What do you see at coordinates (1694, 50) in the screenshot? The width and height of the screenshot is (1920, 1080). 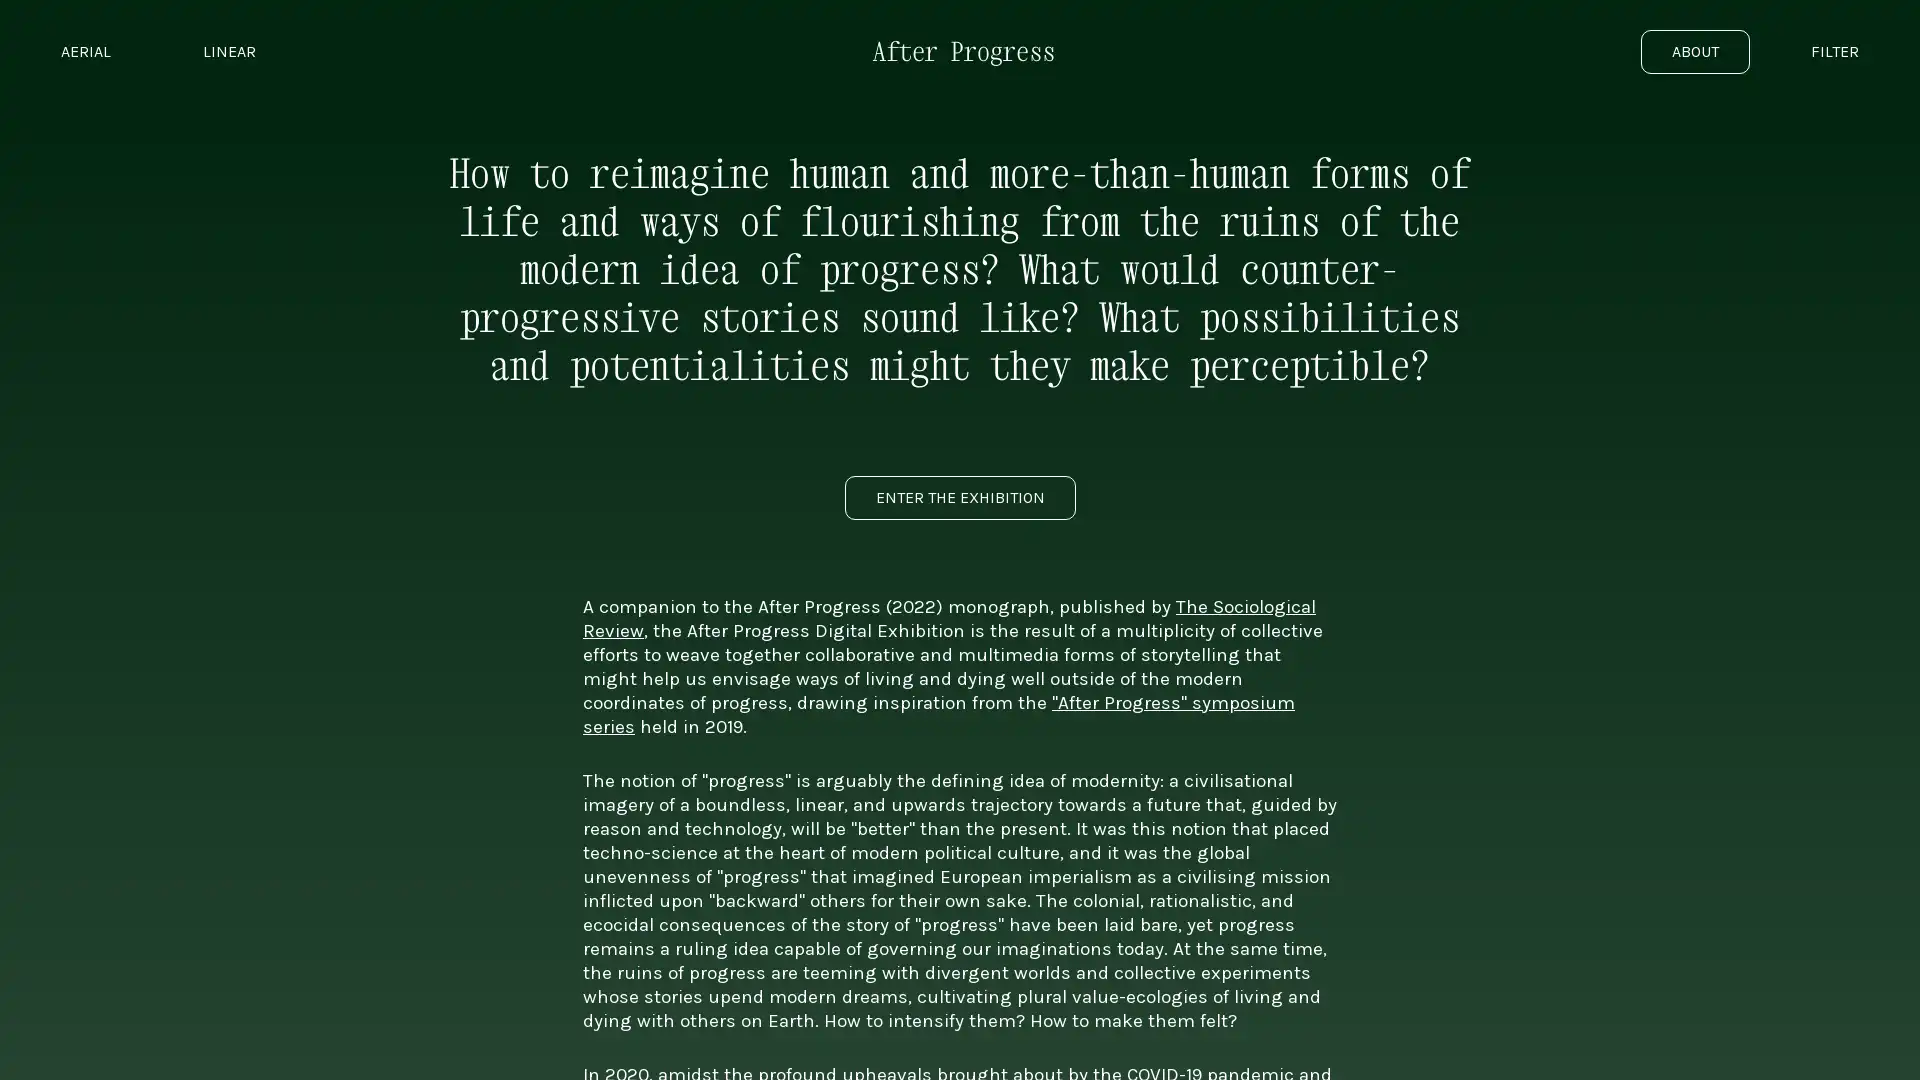 I see `ABOUT` at bounding box center [1694, 50].